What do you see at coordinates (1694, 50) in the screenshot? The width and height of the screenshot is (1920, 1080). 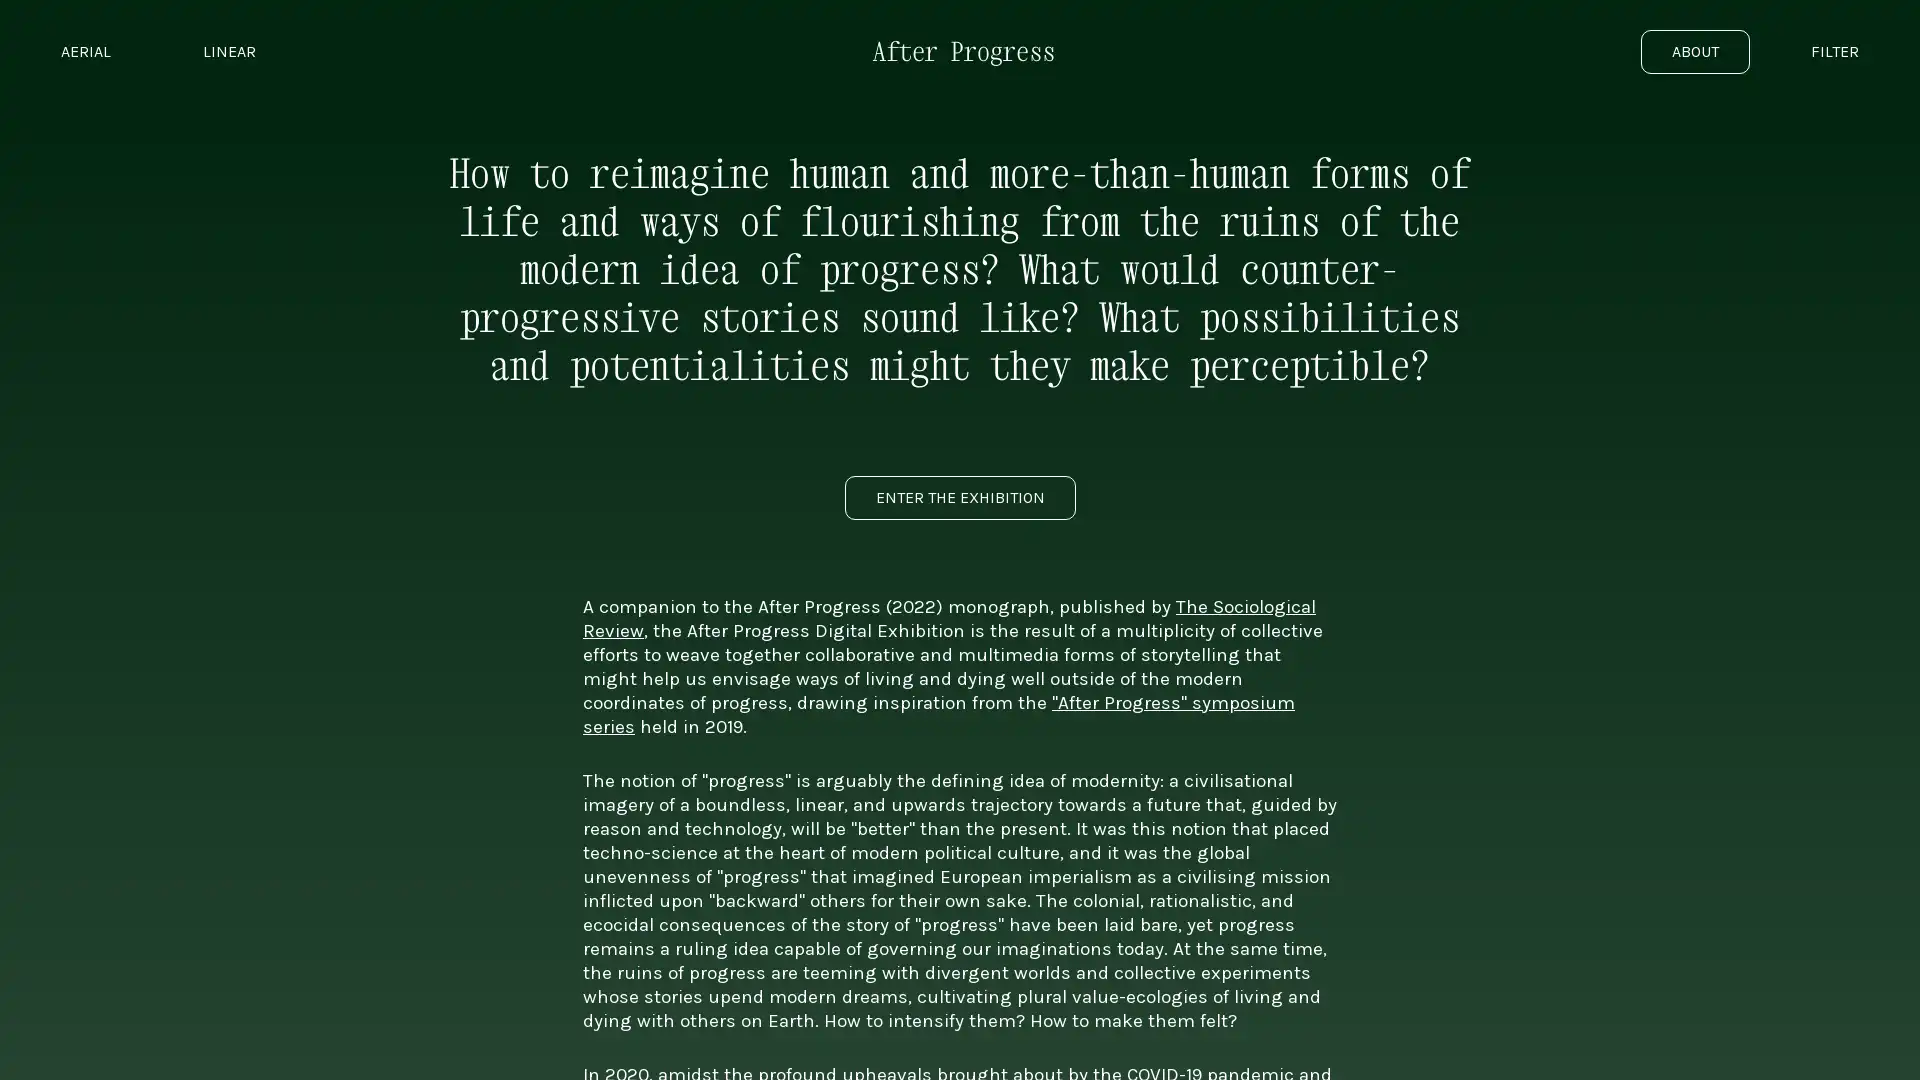 I see `ABOUT` at bounding box center [1694, 50].